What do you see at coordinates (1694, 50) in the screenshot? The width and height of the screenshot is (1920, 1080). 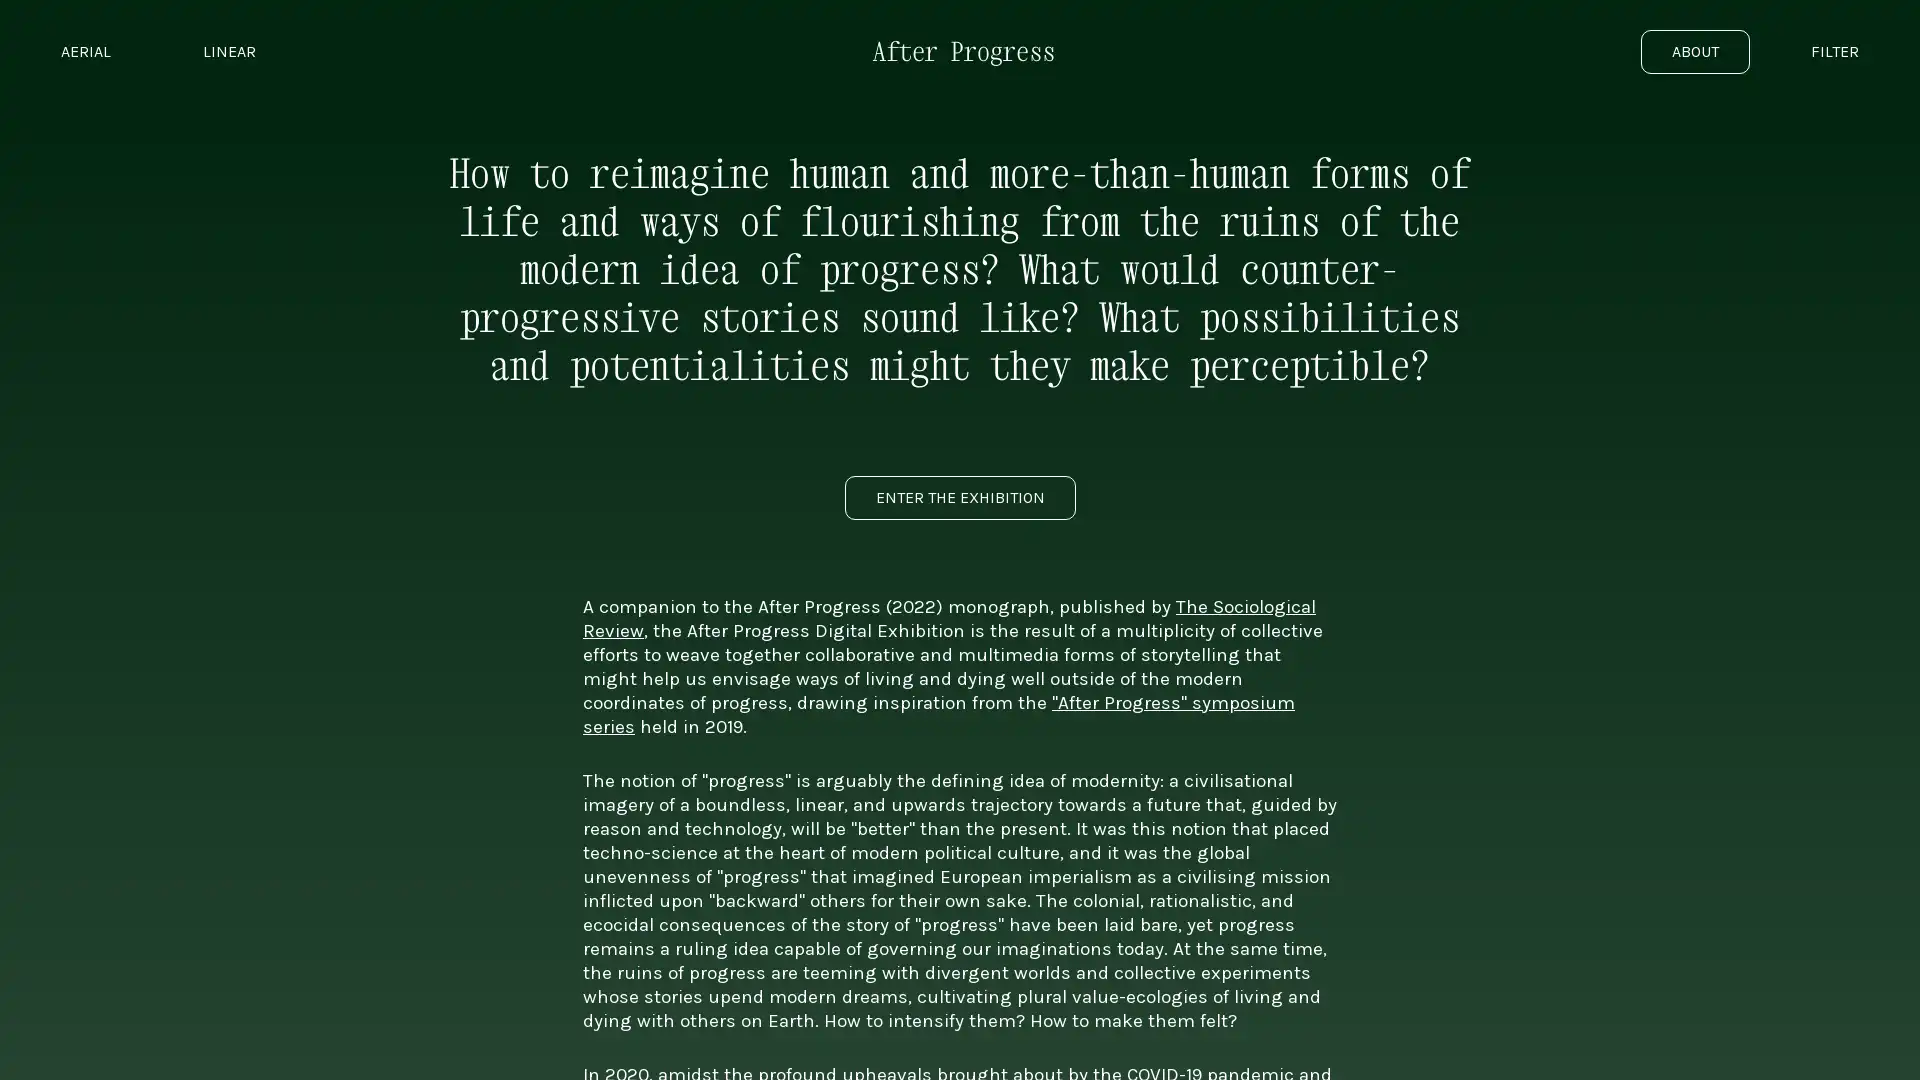 I see `ABOUT` at bounding box center [1694, 50].